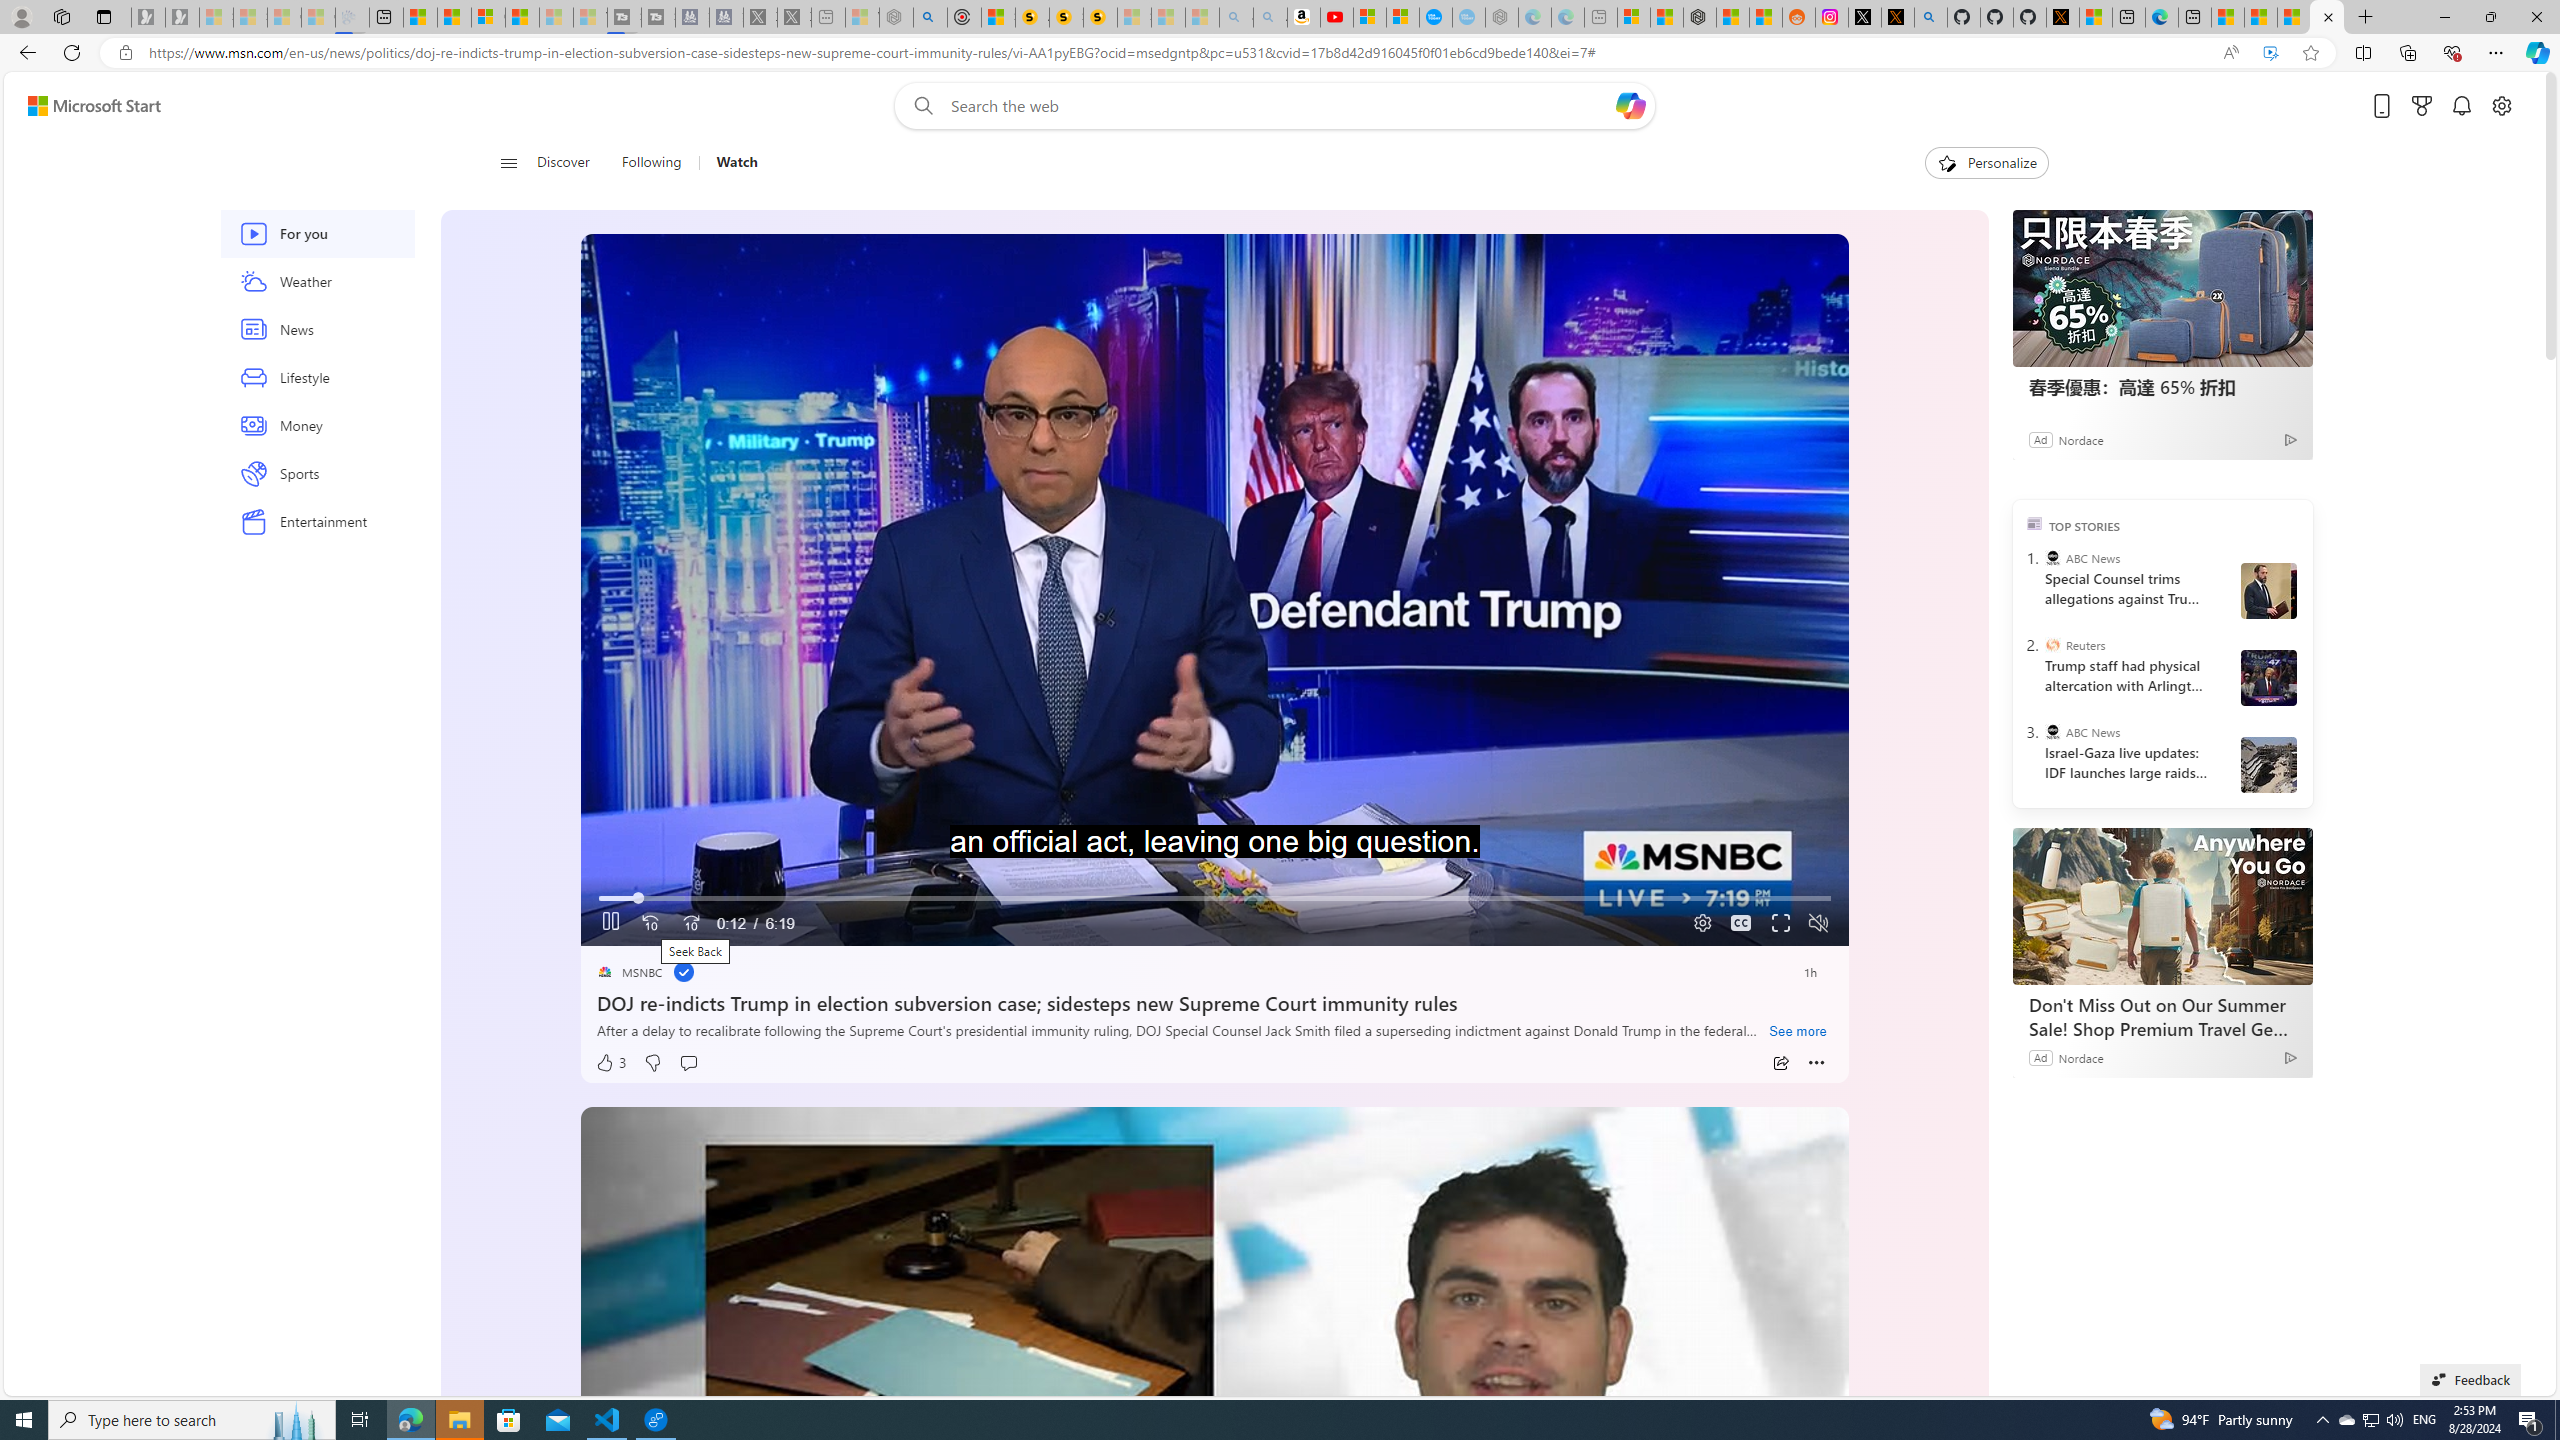  What do you see at coordinates (2421, 106) in the screenshot?
I see `'Microsoft rewards'` at bounding box center [2421, 106].